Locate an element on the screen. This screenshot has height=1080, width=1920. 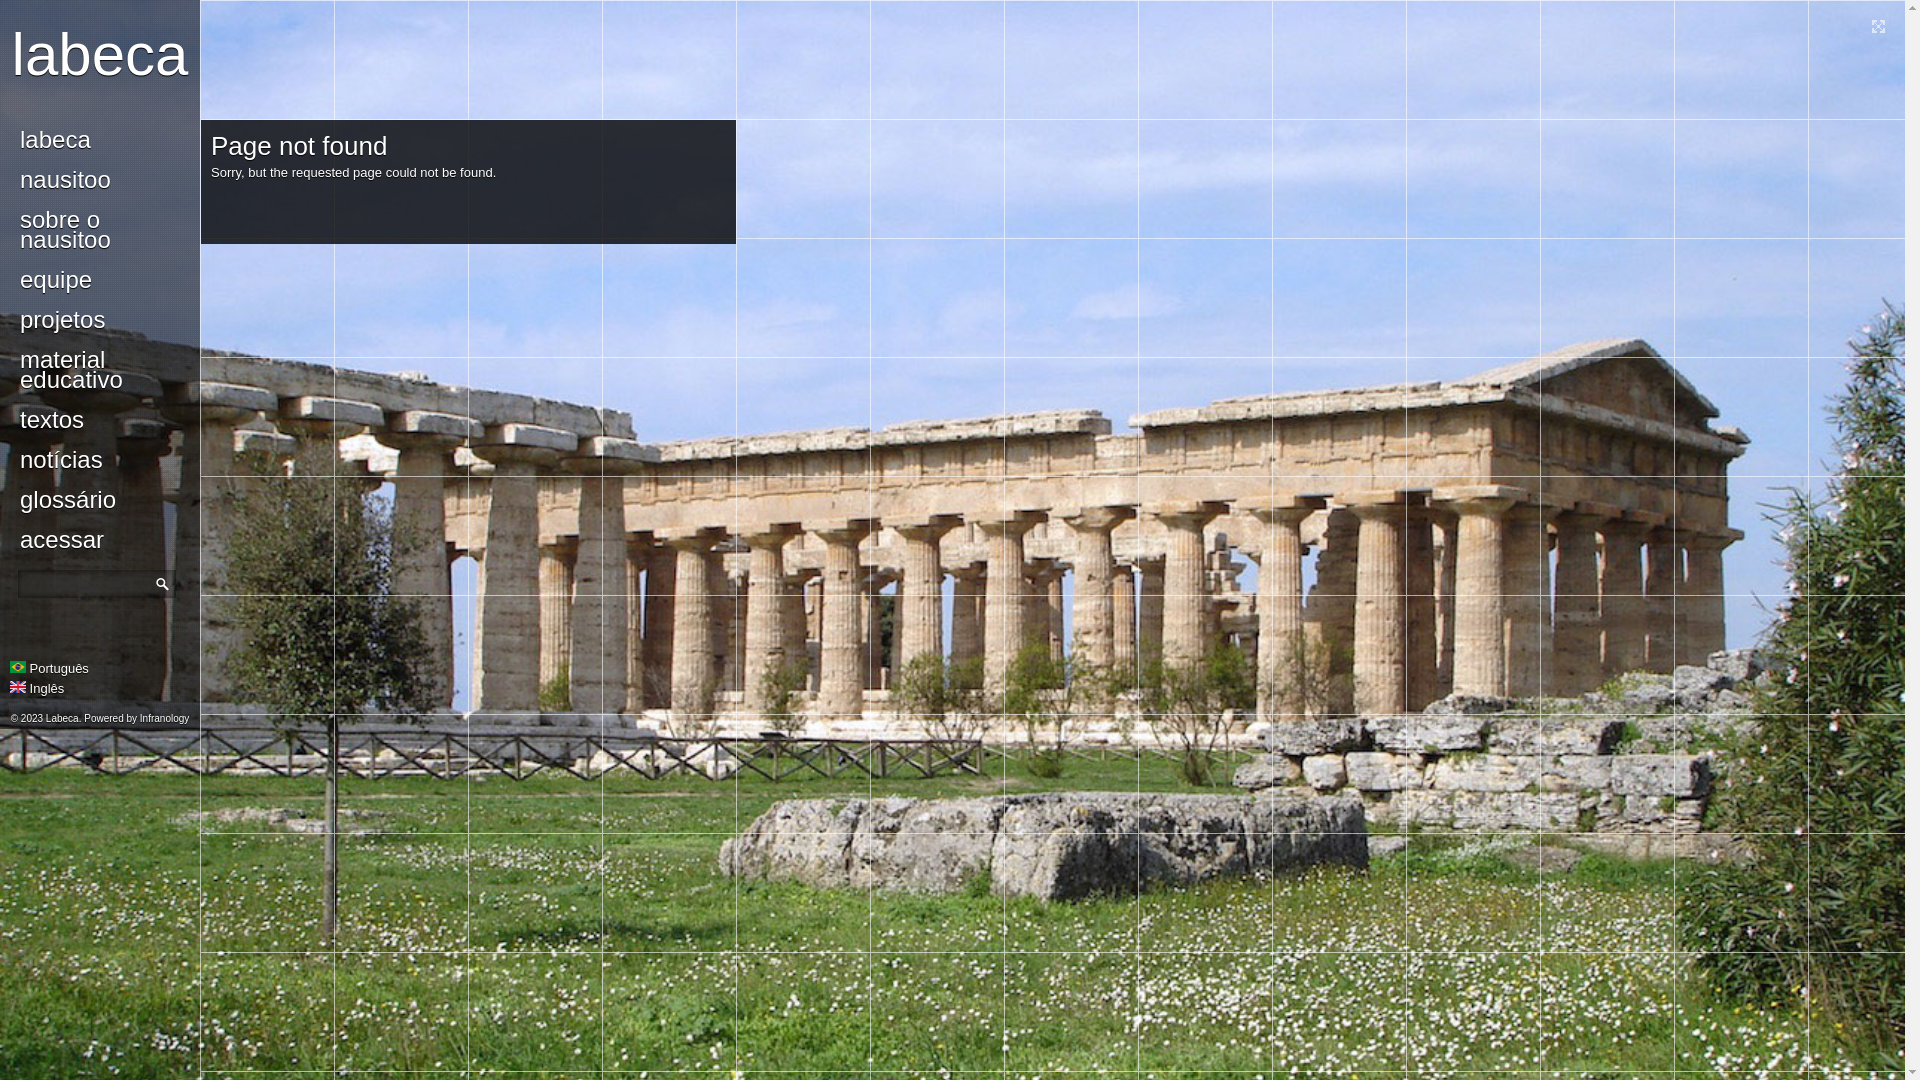
'nausitoo' is located at coordinates (99, 180).